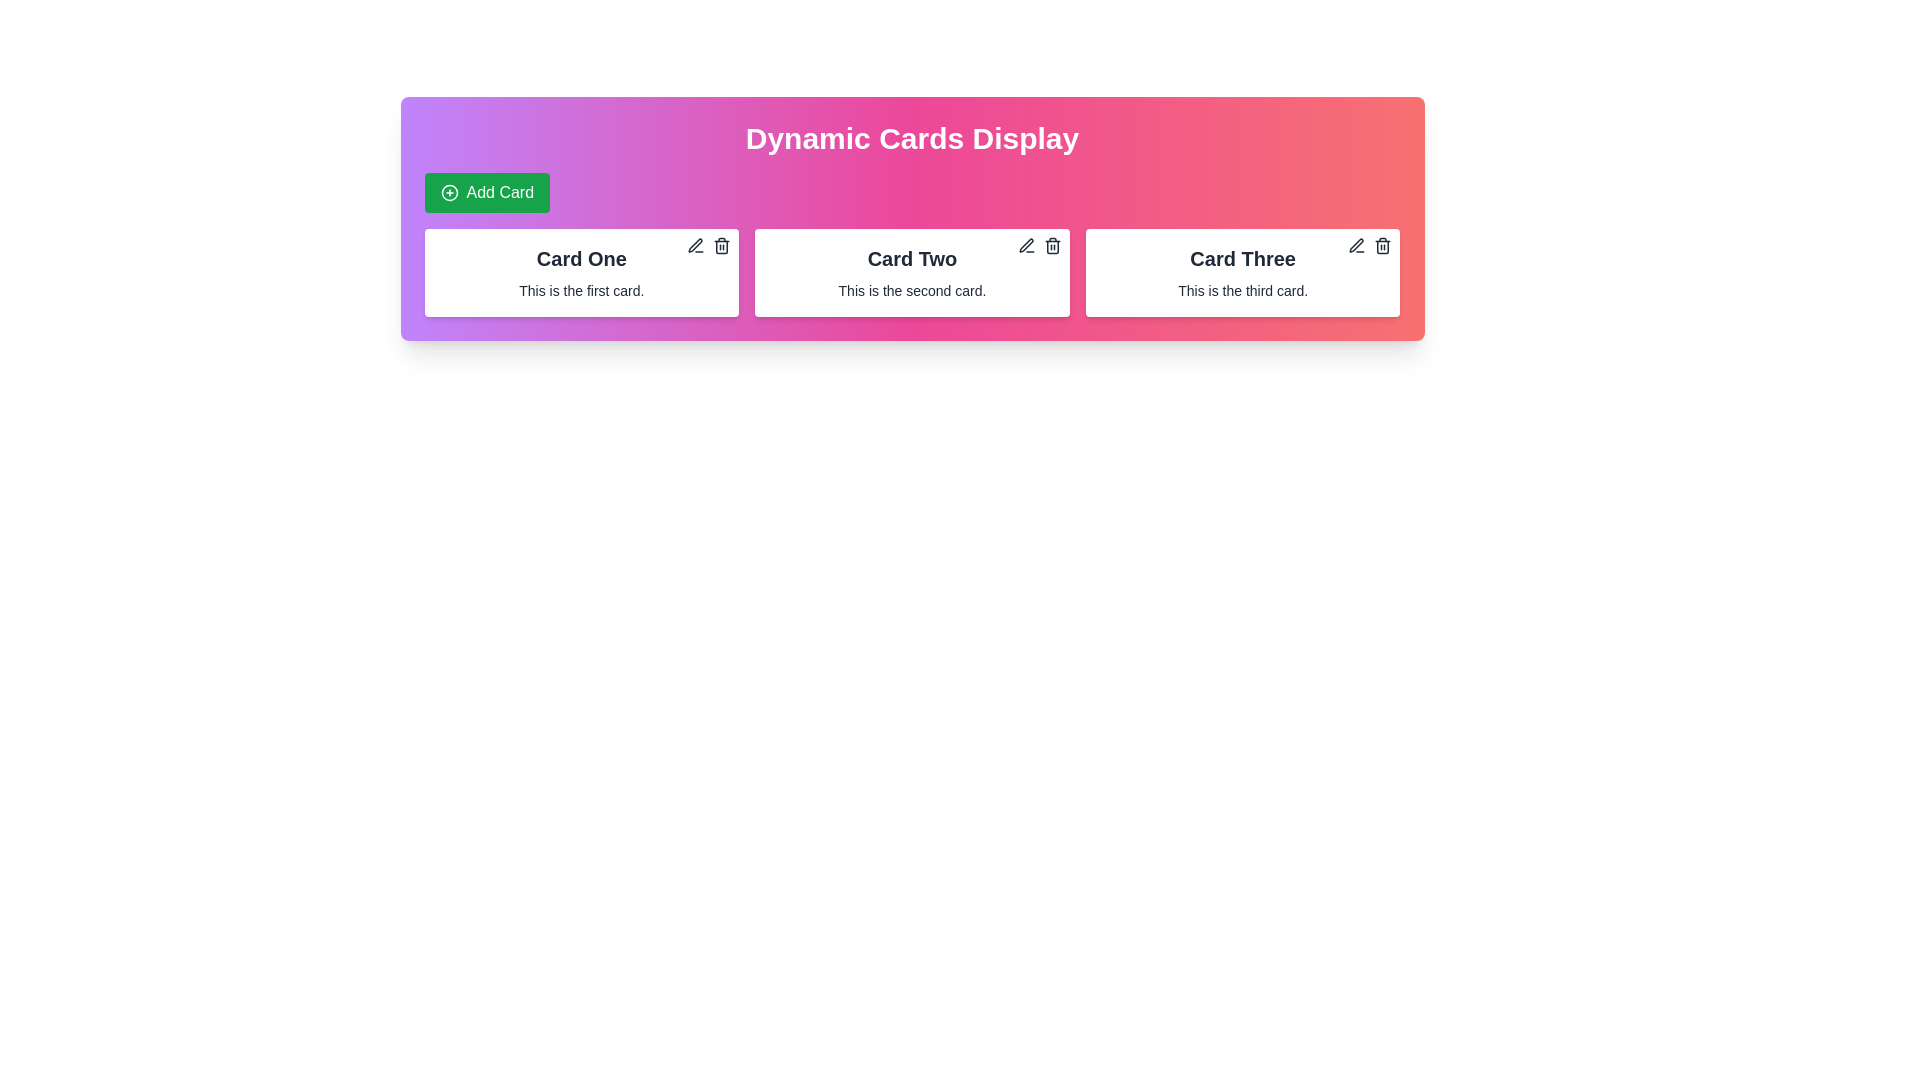 This screenshot has height=1080, width=1920. What do you see at coordinates (720, 245) in the screenshot?
I see `the trash can icon in the top-right corner of 'Card One'` at bounding box center [720, 245].